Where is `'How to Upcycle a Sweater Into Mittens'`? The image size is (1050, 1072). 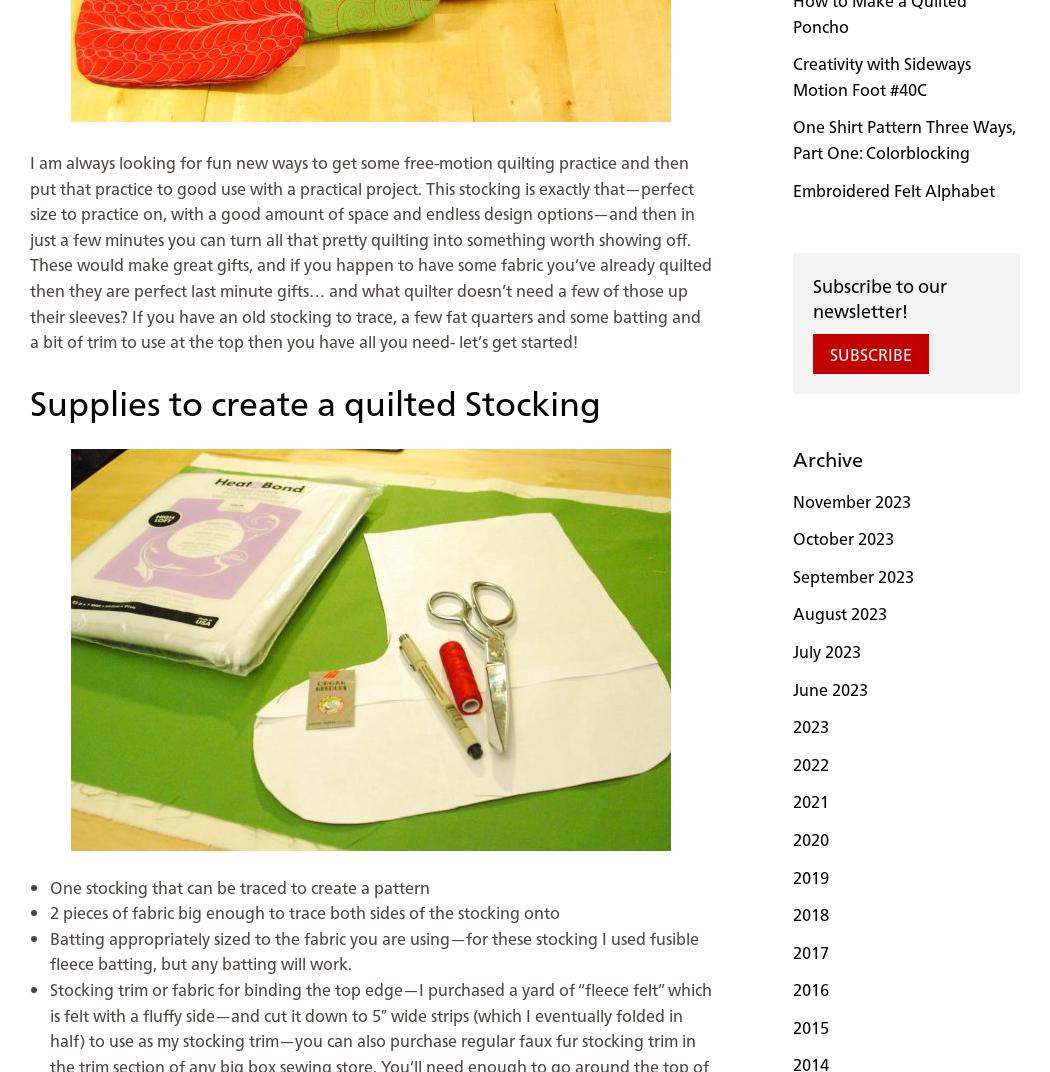
'How to Upcycle a Sweater Into Mittens' is located at coordinates (125, 866).